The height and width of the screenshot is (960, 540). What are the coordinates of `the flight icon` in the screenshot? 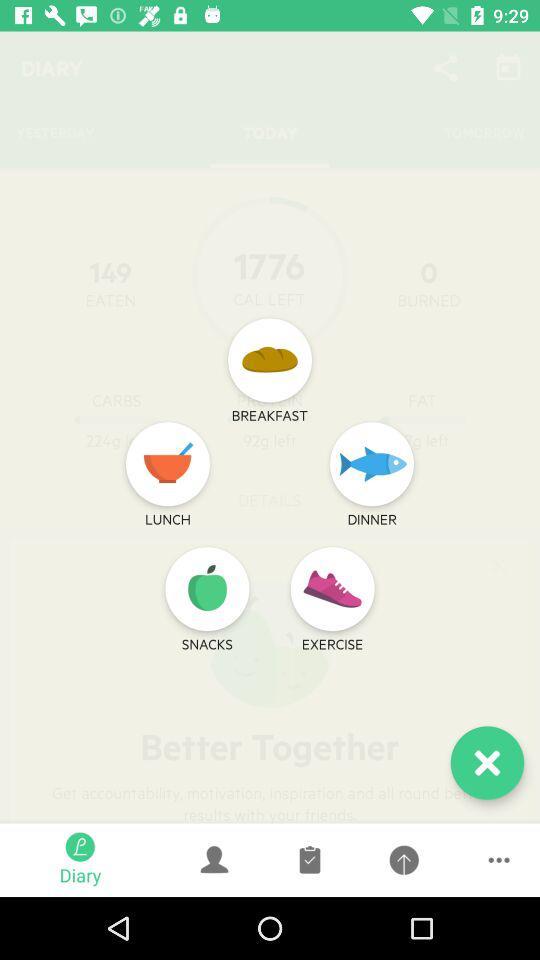 It's located at (372, 464).